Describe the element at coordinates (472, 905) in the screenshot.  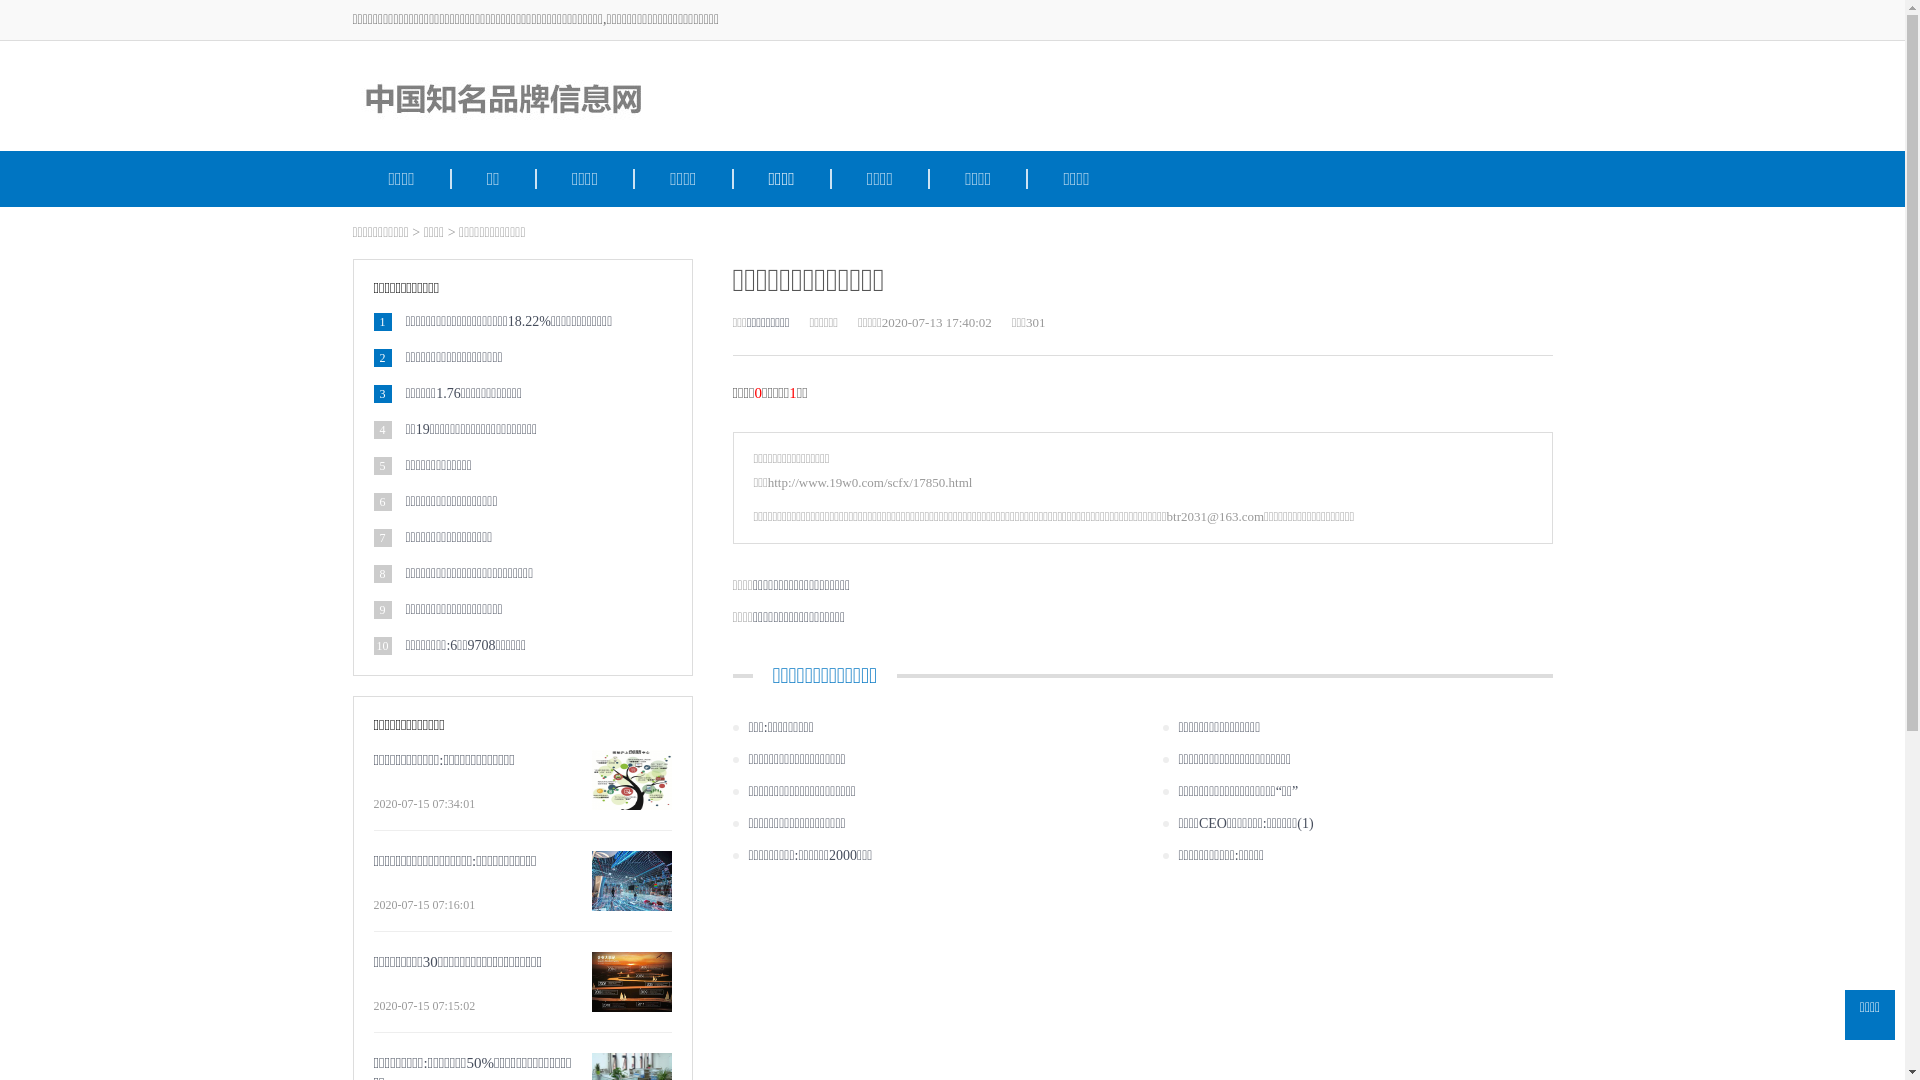
I see `'2020-07-15 07:16:01'` at that location.